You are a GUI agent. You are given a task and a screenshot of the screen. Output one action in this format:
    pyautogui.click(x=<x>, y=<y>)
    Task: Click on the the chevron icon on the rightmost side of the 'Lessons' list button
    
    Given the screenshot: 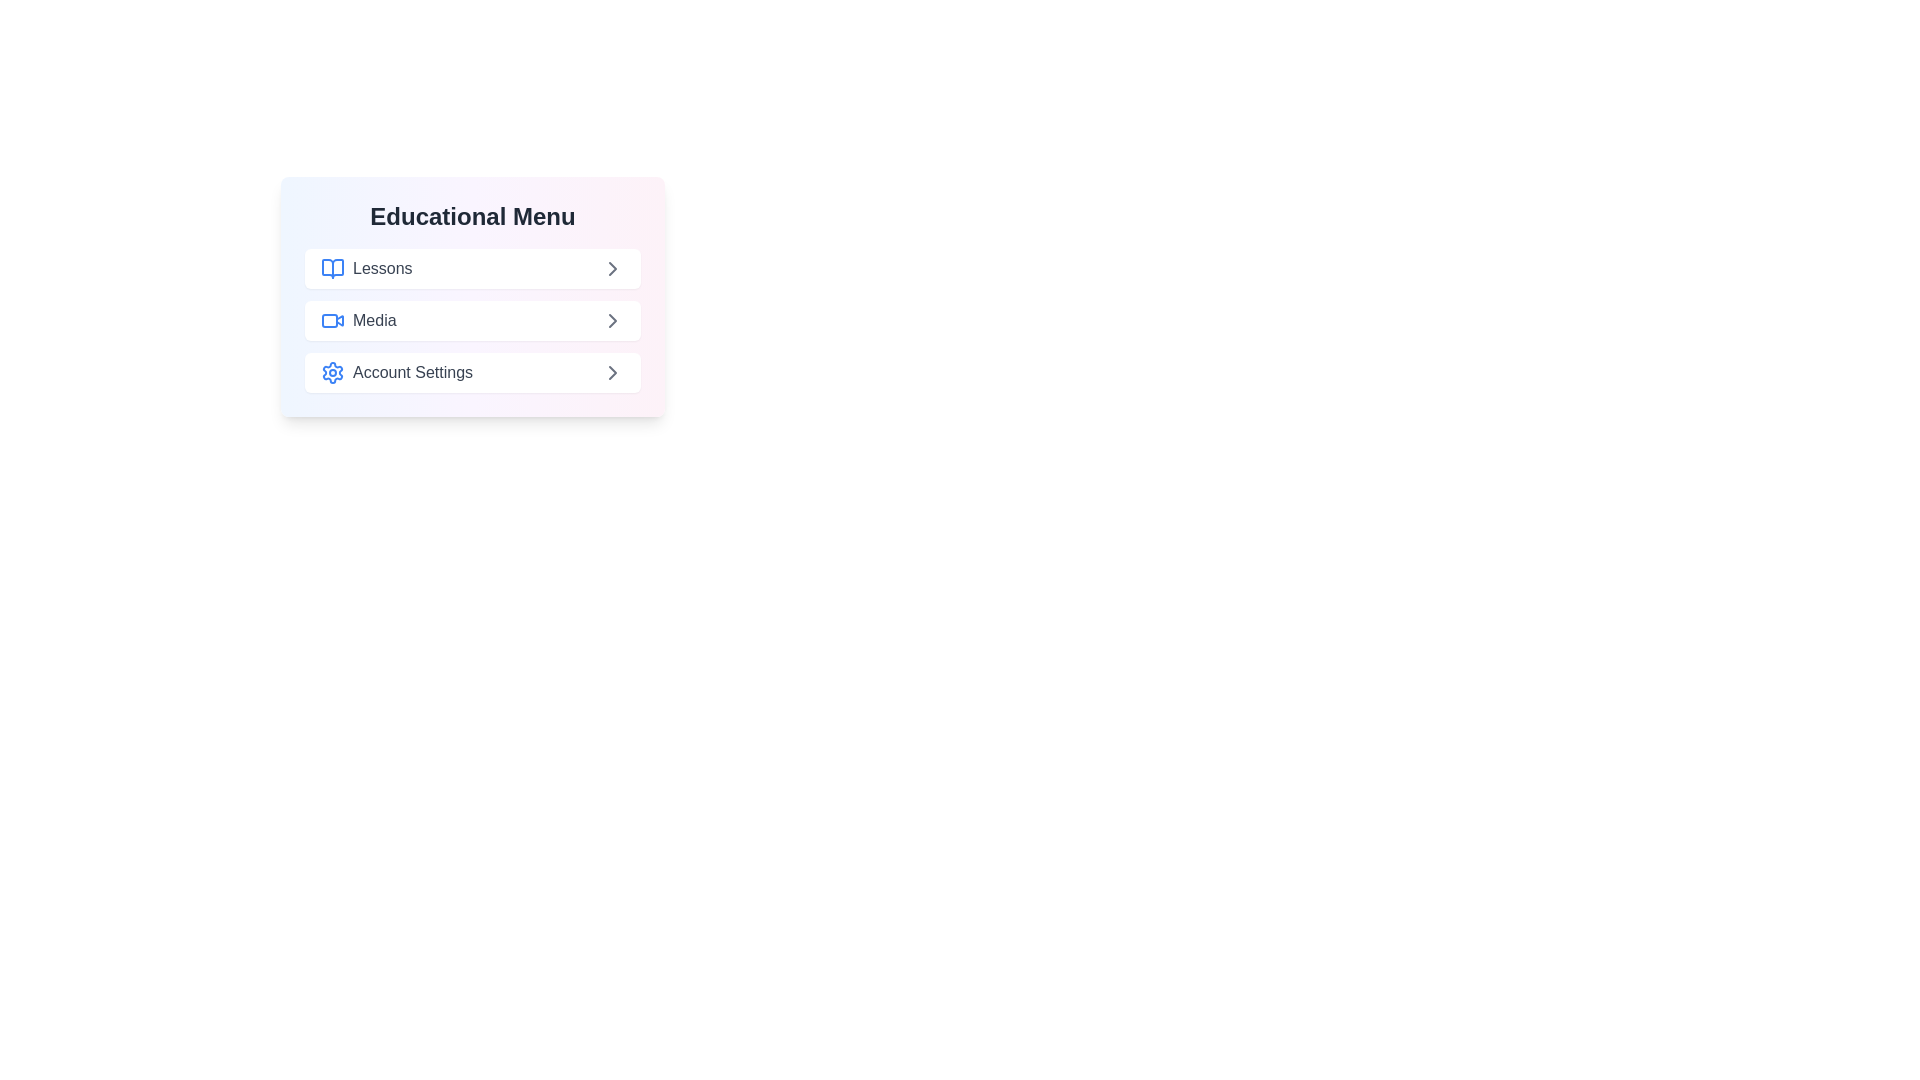 What is the action you would take?
    pyautogui.click(x=612, y=268)
    